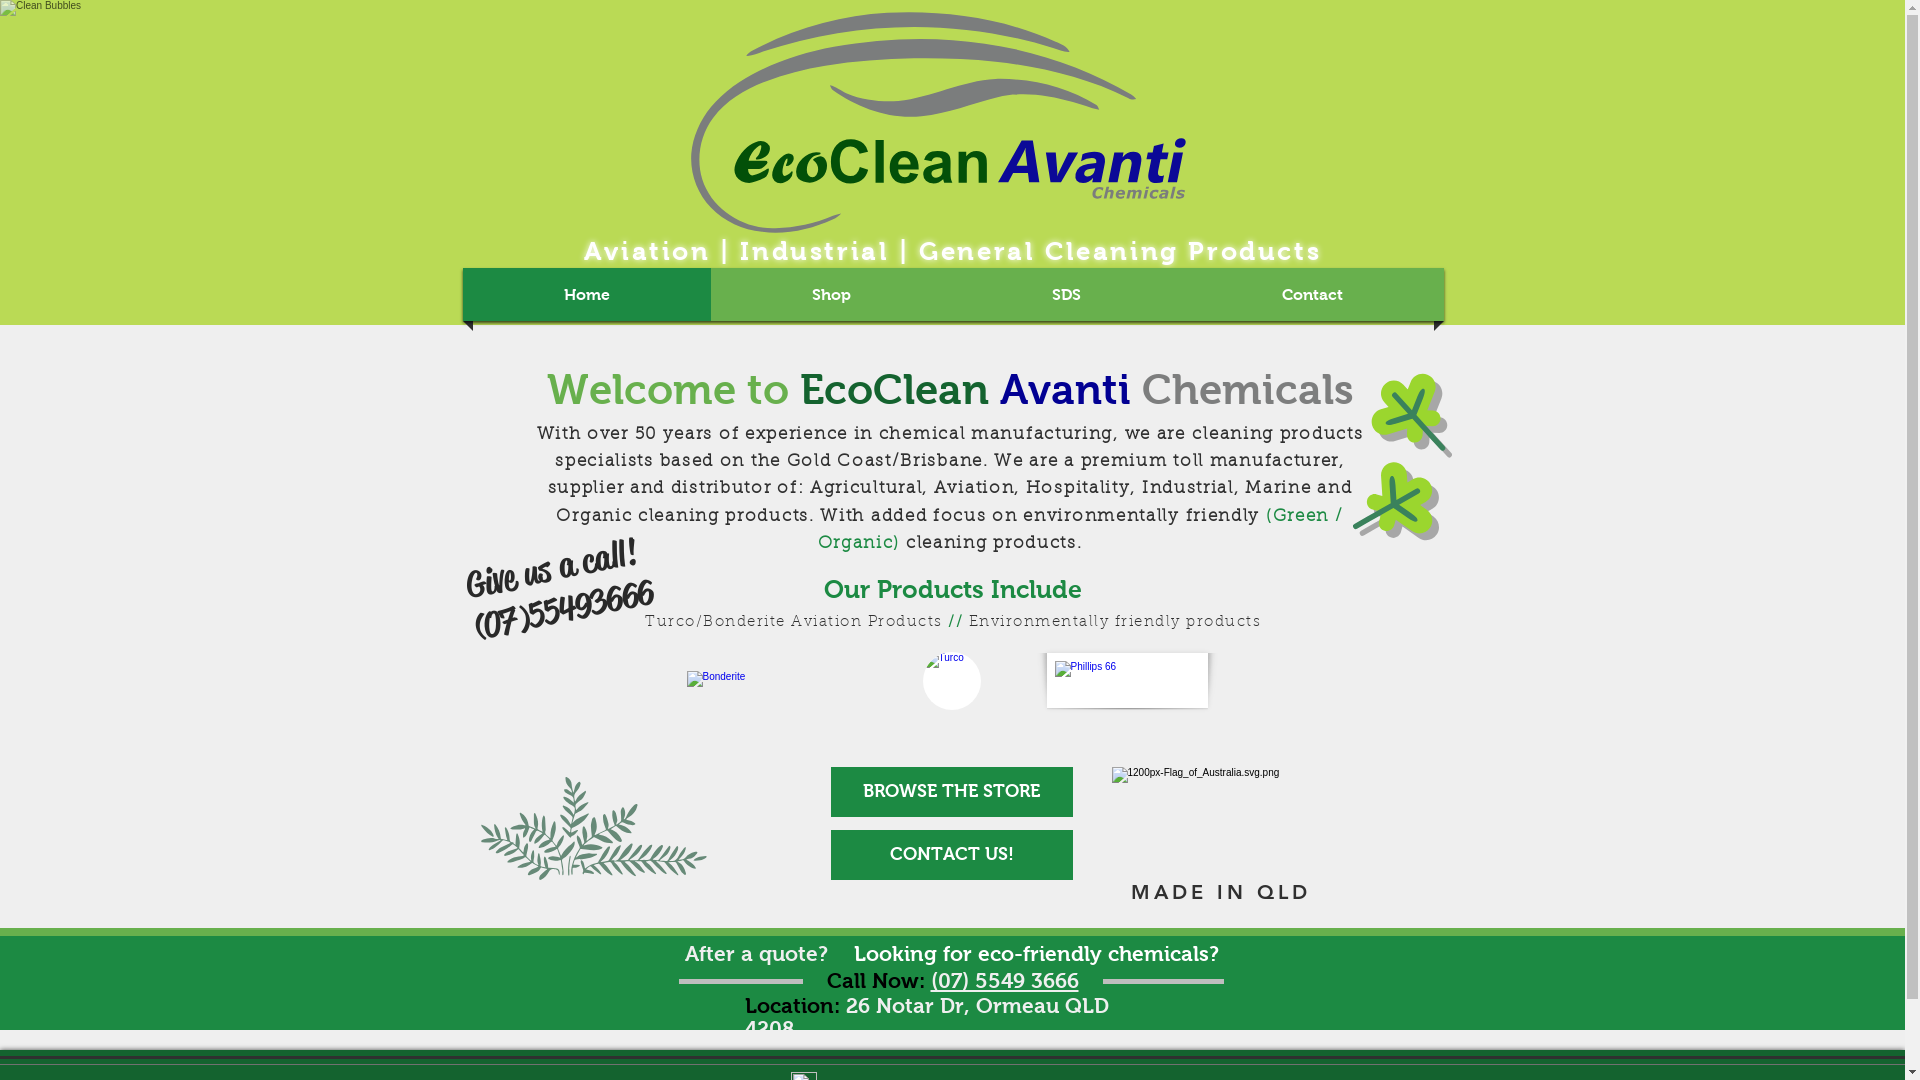  What do you see at coordinates (830, 855) in the screenshot?
I see `'CONTACT US!'` at bounding box center [830, 855].